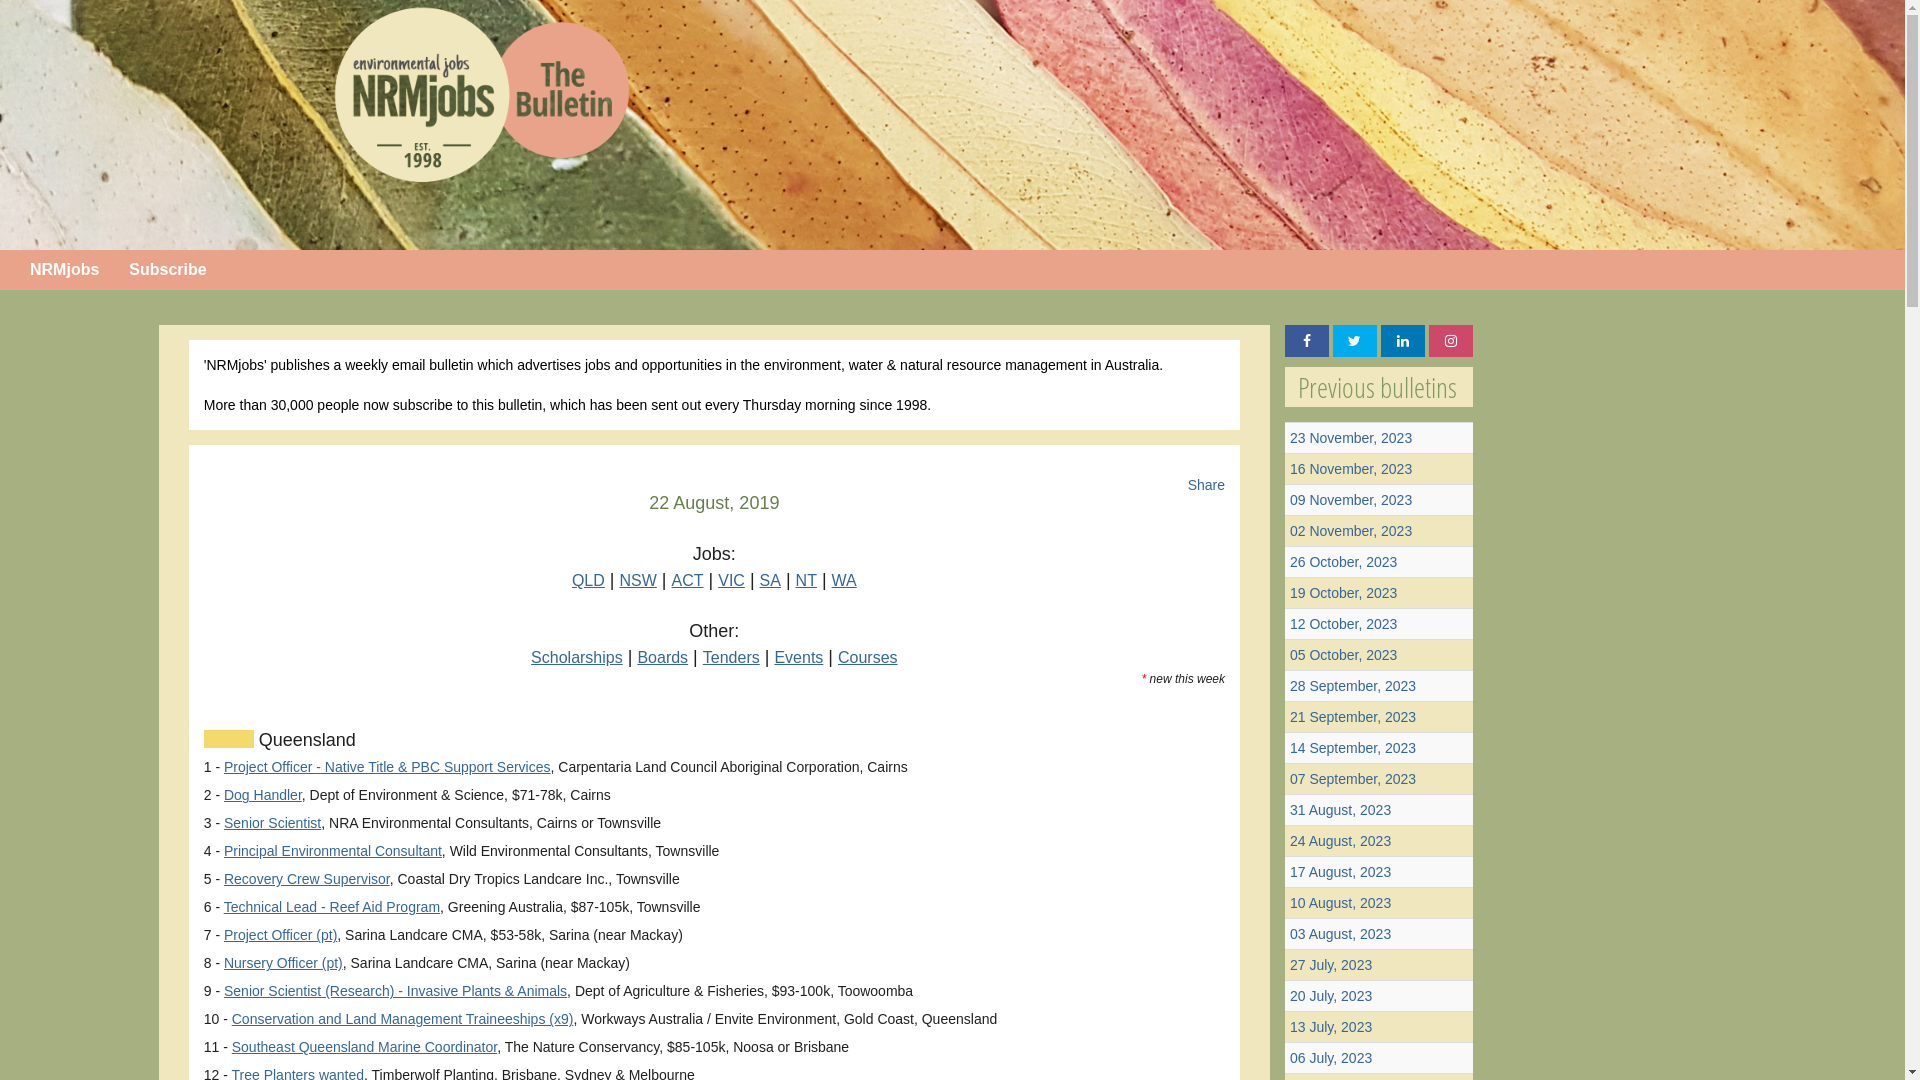 The width and height of the screenshot is (1920, 1080). I want to click on 'VIC', so click(730, 580).